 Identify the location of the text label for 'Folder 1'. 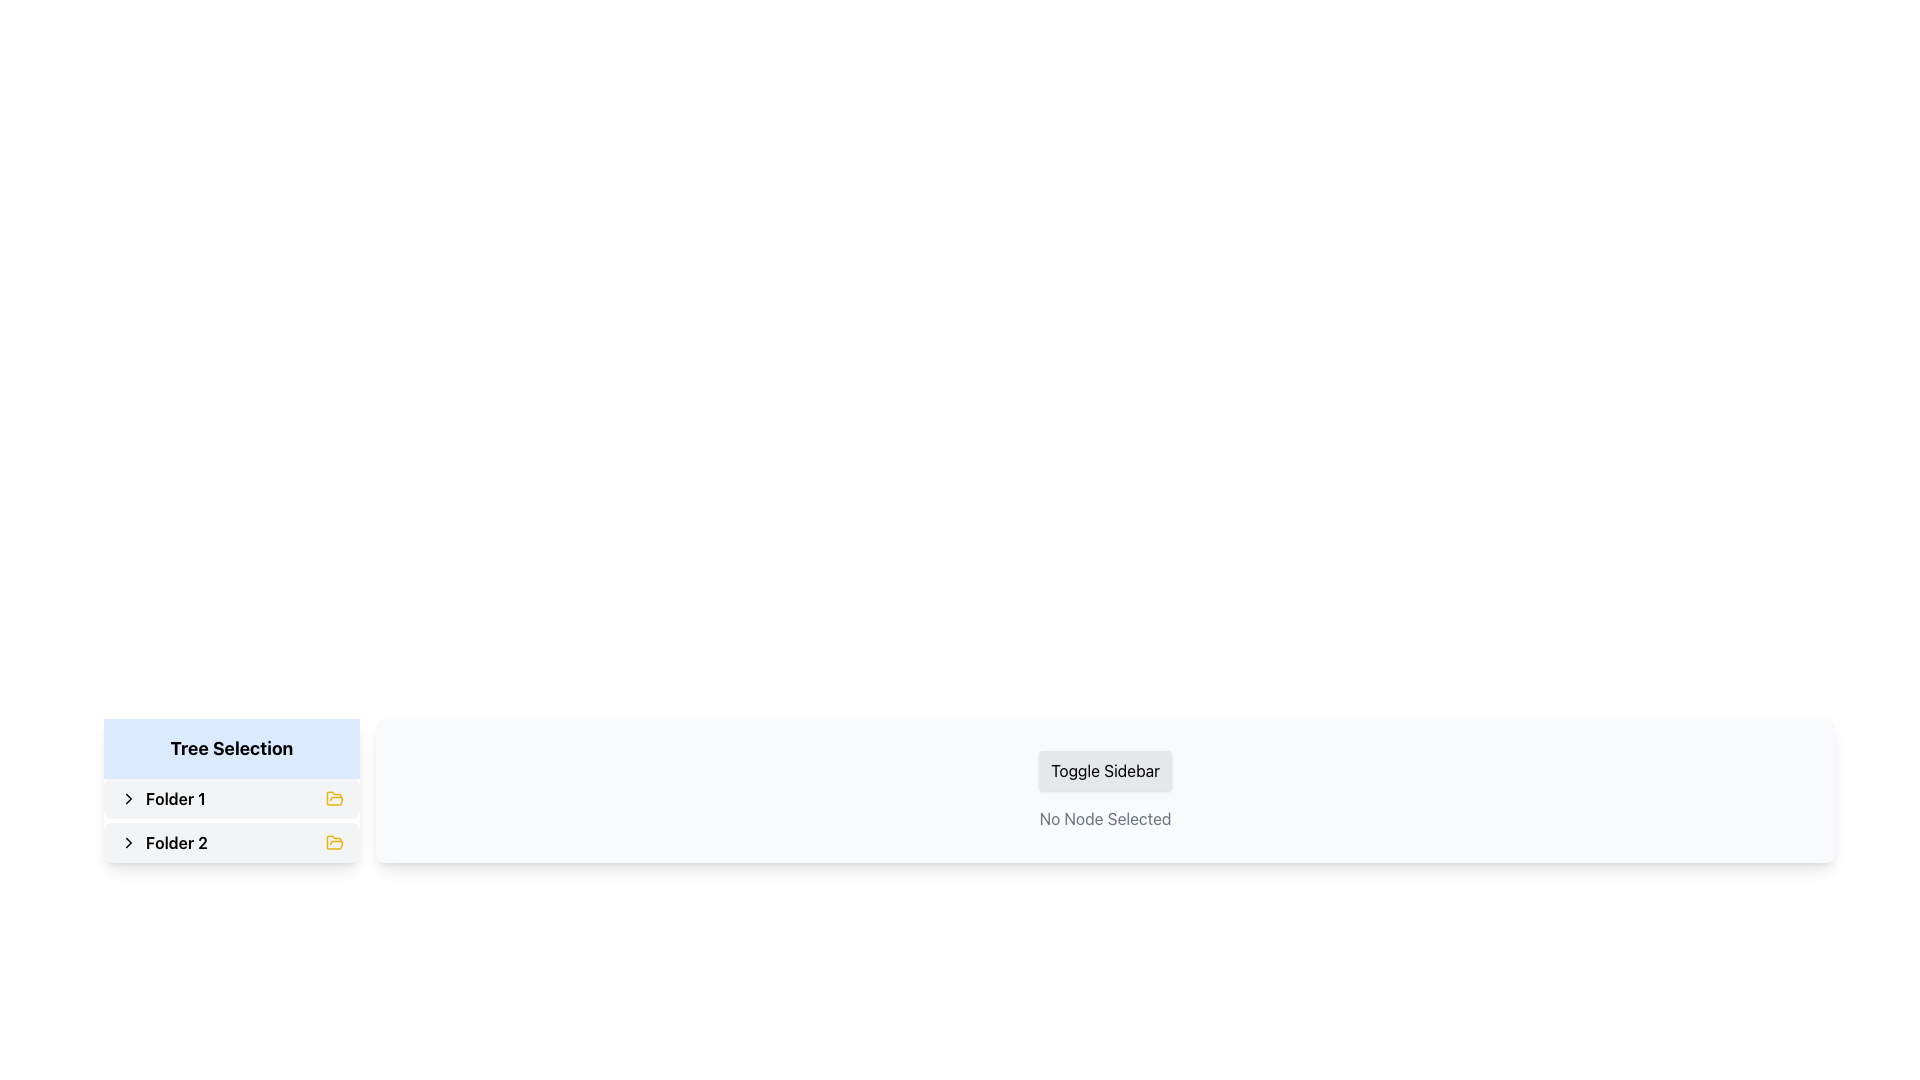
(175, 797).